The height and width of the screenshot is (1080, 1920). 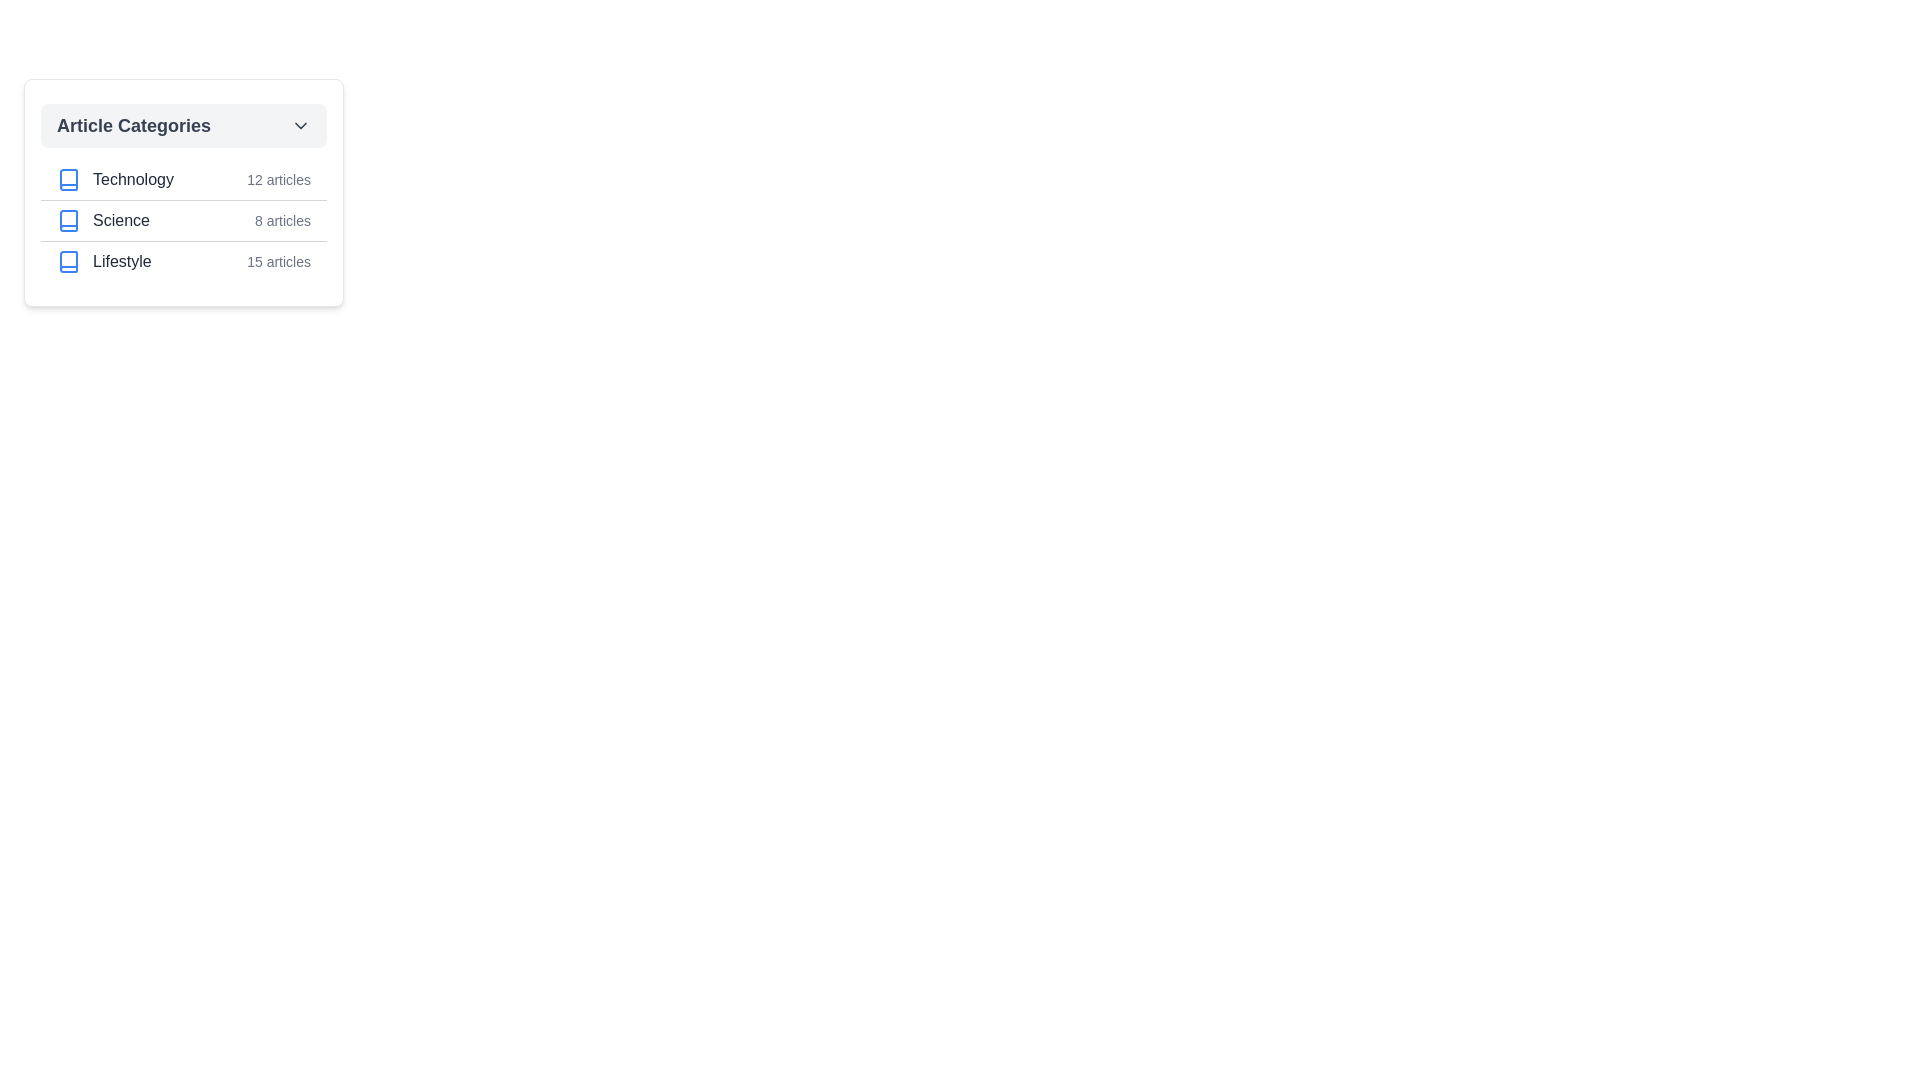 What do you see at coordinates (133, 126) in the screenshot?
I see `the static text label element displaying 'Article Categories', which is located at the top of a dropdown menu and styled in bold dark gray against a light gray background` at bounding box center [133, 126].